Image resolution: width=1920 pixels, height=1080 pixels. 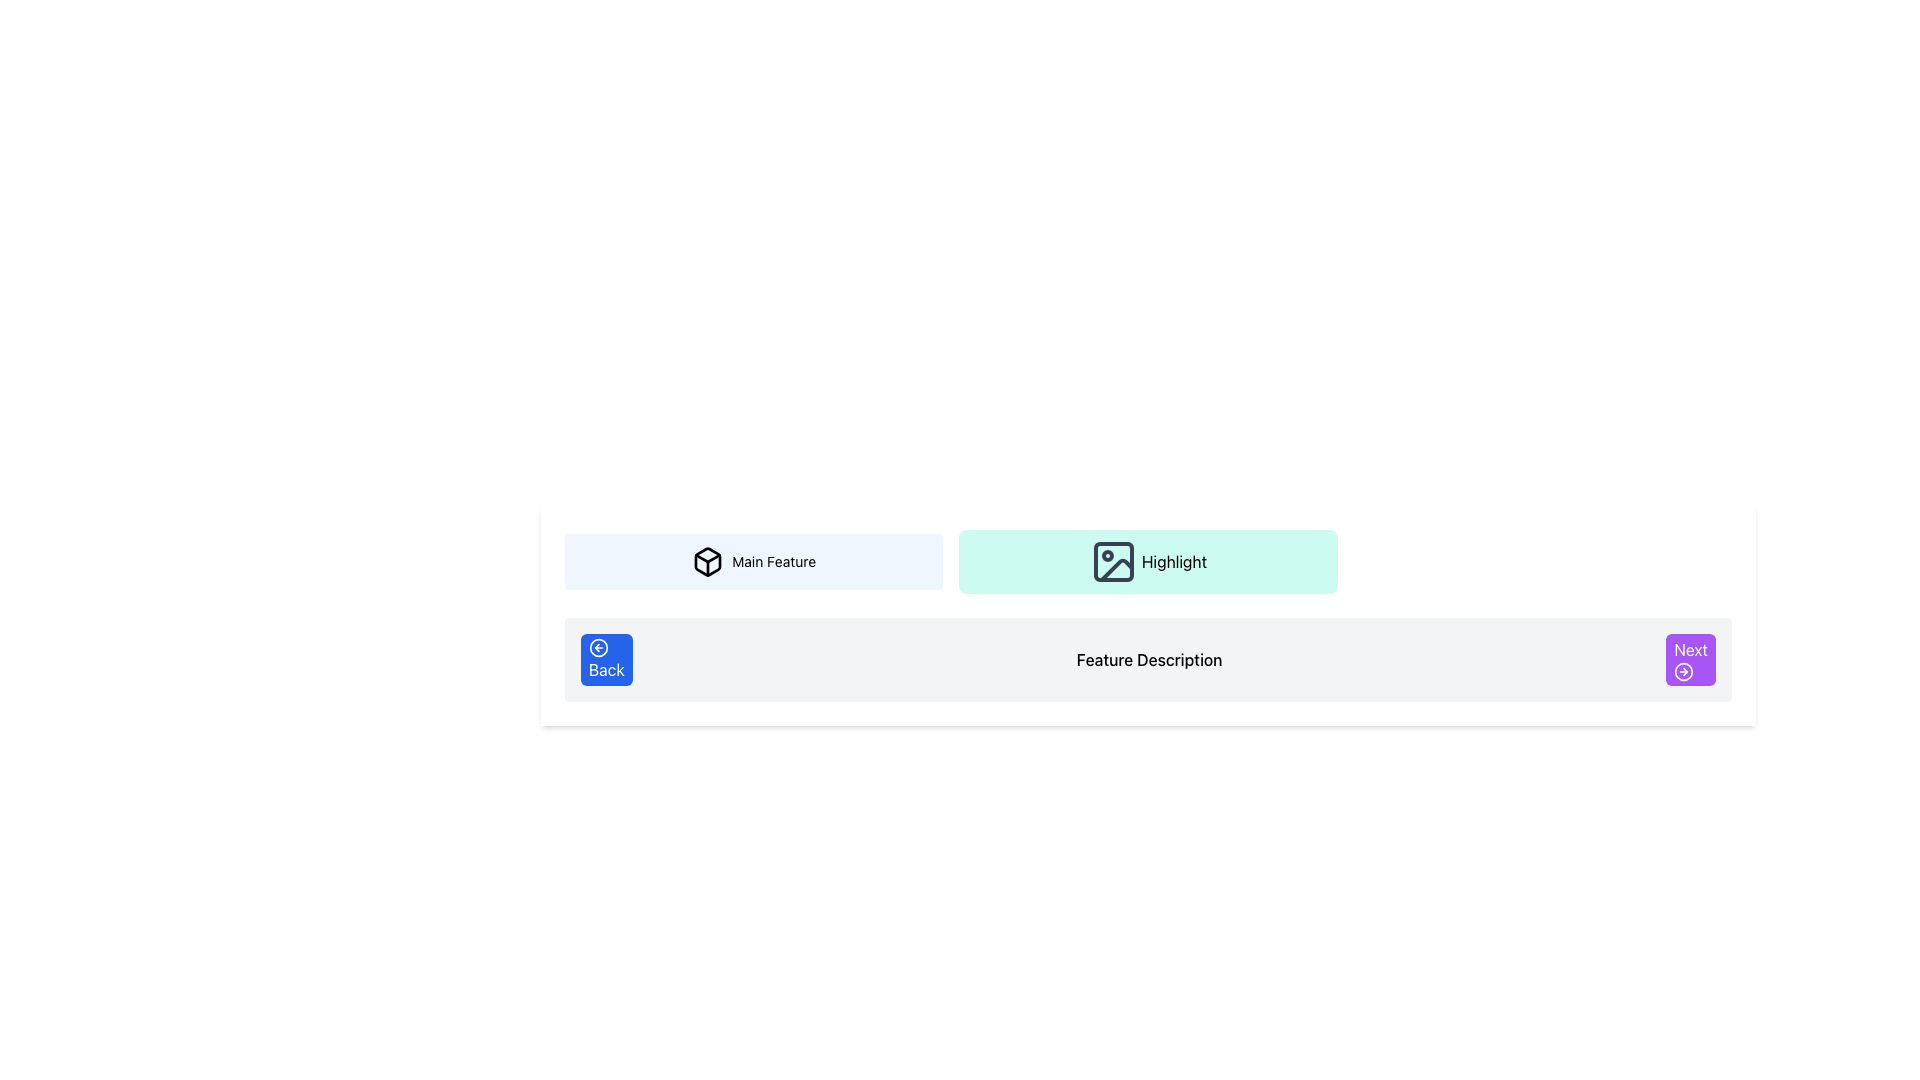 What do you see at coordinates (1149, 659) in the screenshot?
I see `the Static Text Label displaying 'Feature Description', which is styled with a medium-sized, bold font and has a light gray background, located centrally between the 'Back' and 'Next' buttons` at bounding box center [1149, 659].